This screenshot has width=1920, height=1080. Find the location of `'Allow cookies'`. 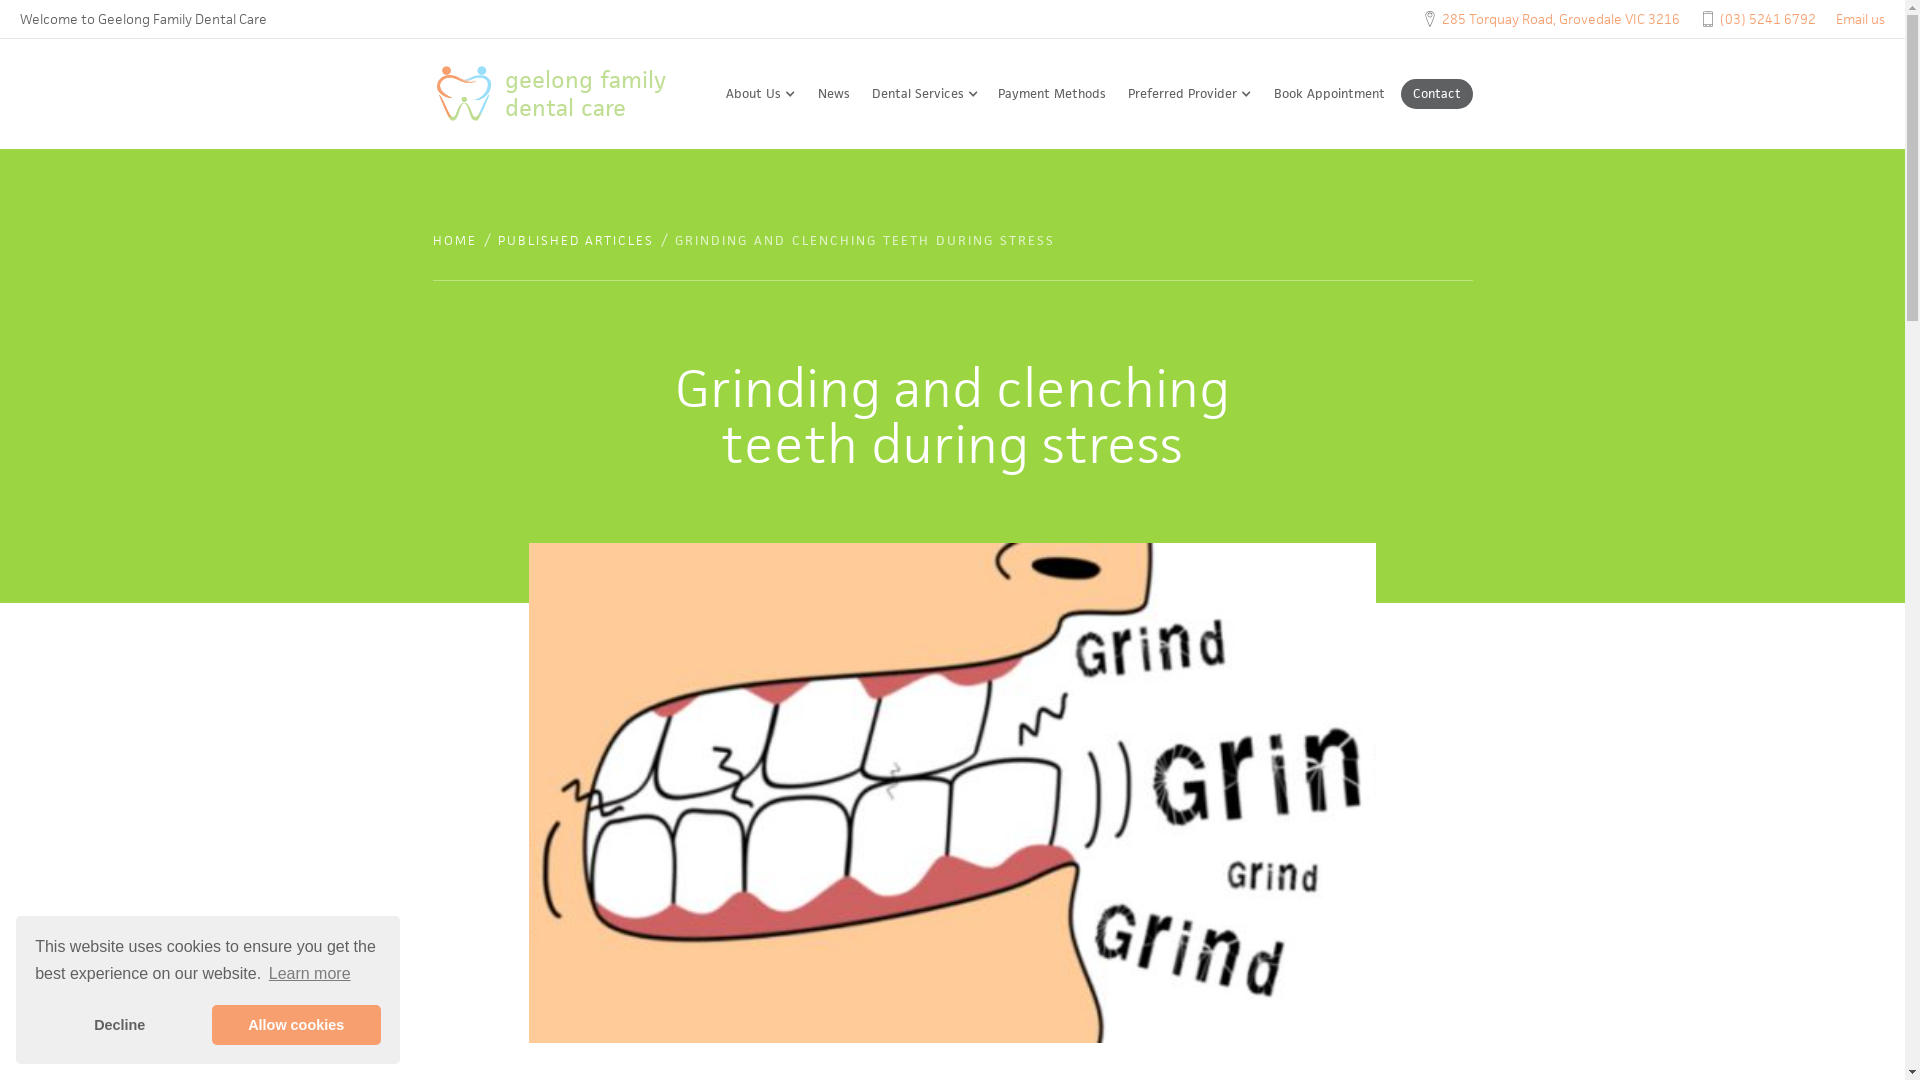

'Allow cookies' is located at coordinates (211, 1025).